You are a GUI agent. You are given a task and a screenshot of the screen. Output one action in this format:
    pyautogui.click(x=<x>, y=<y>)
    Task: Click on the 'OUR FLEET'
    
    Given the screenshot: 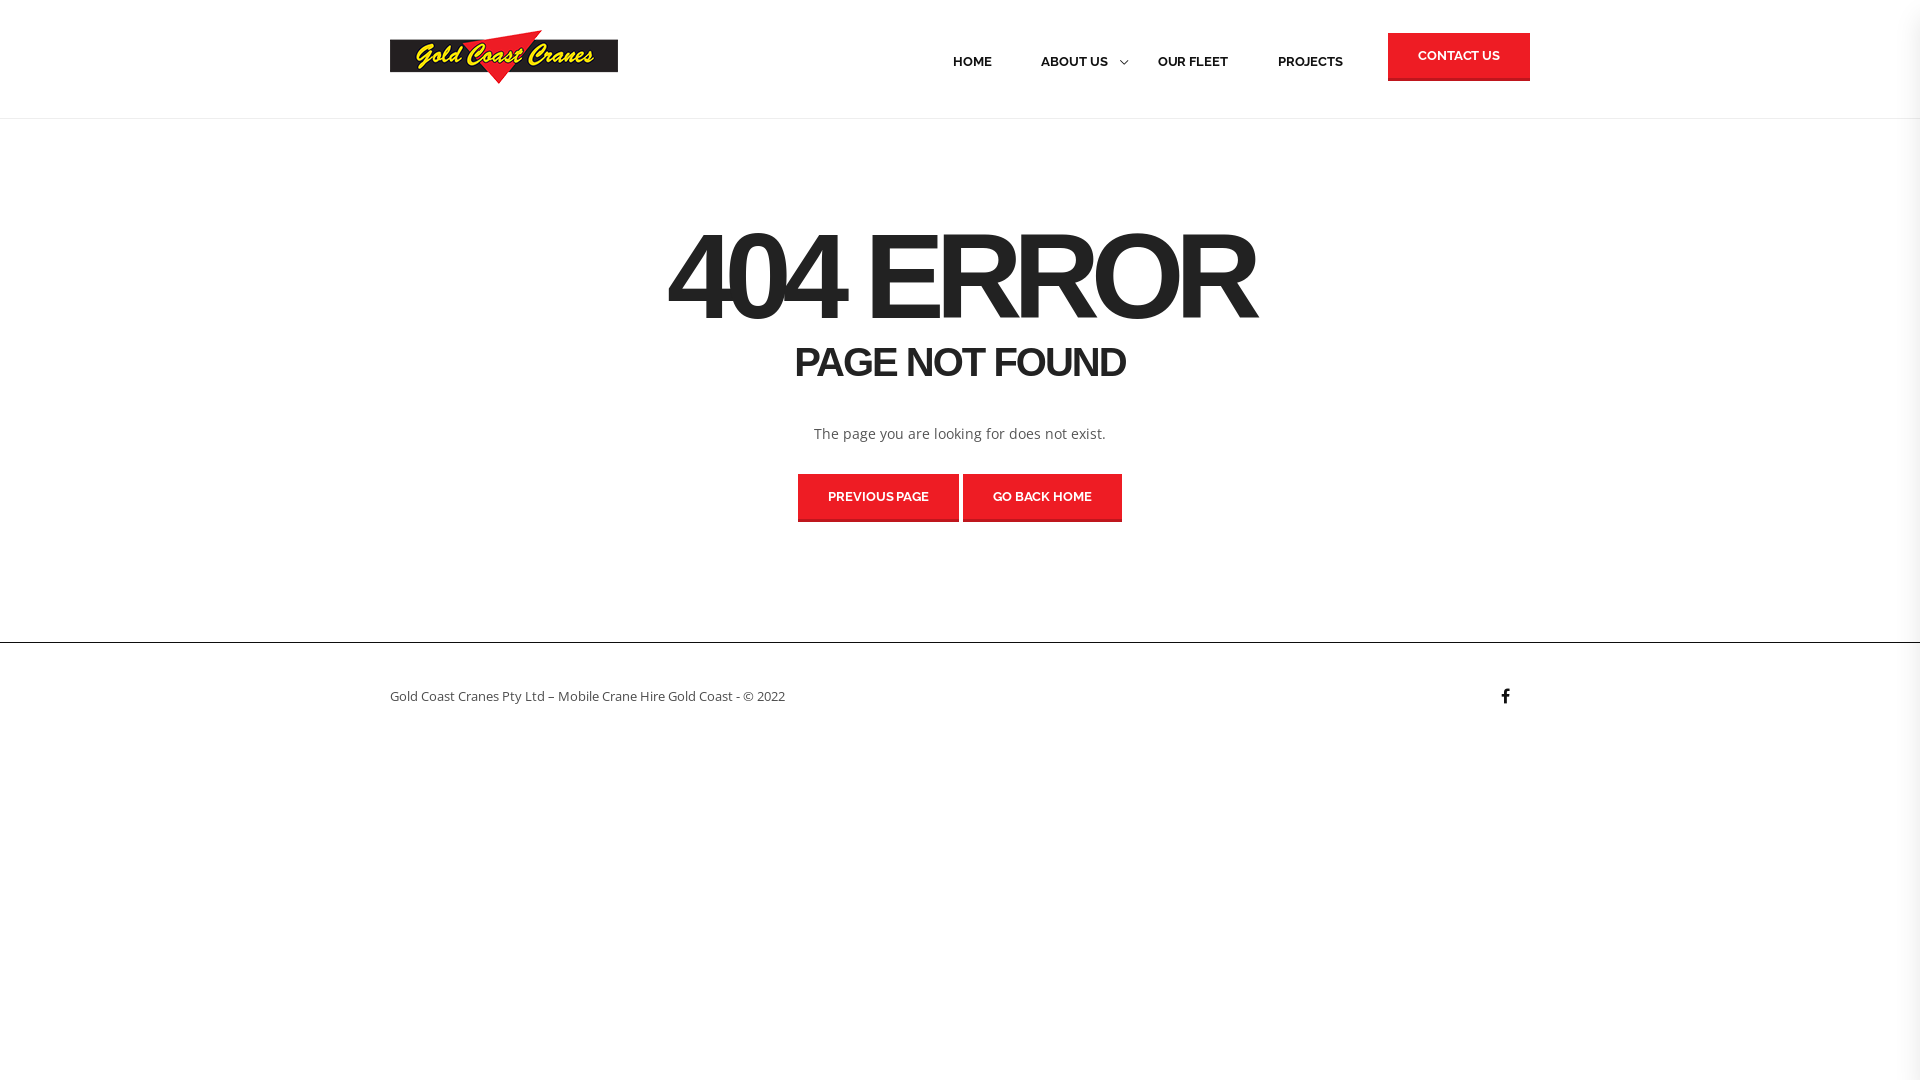 What is the action you would take?
    pyautogui.click(x=1132, y=60)
    